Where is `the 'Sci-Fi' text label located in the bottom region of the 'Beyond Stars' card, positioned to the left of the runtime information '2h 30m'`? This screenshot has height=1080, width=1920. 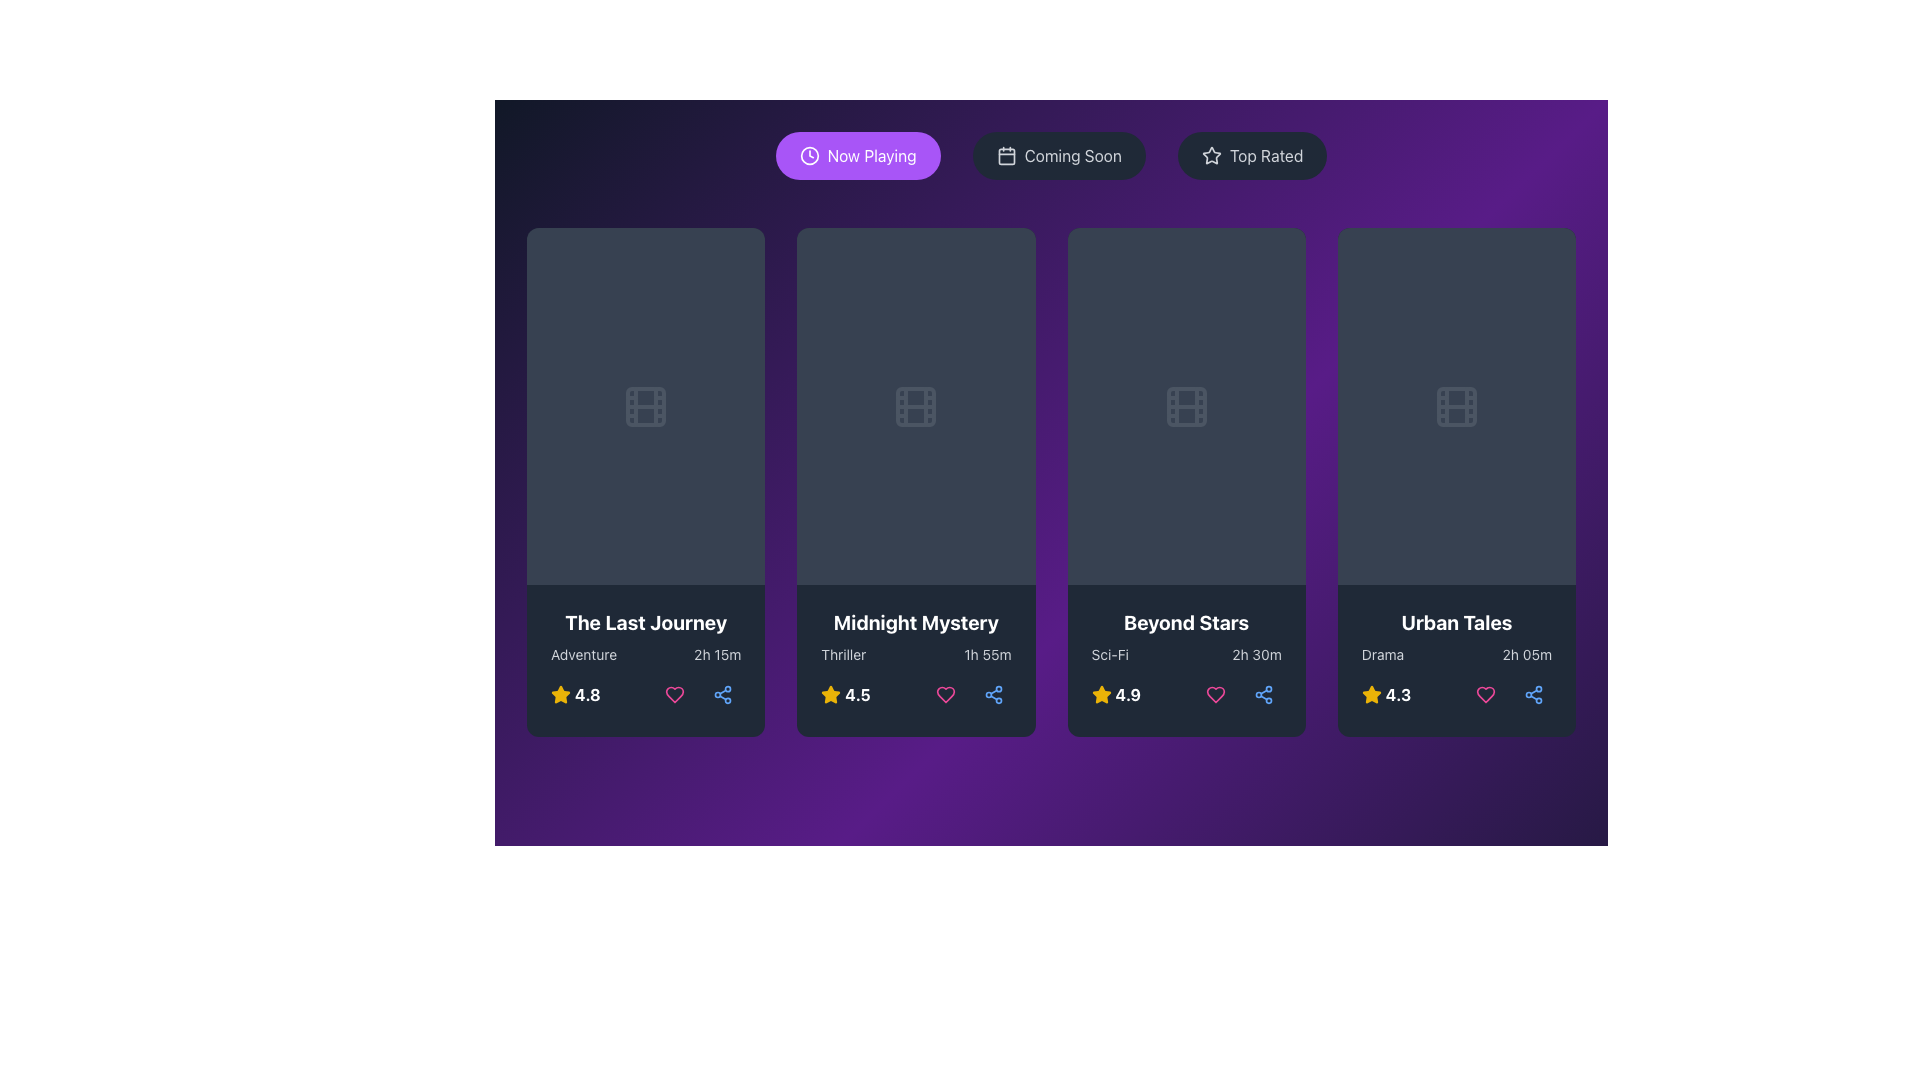 the 'Sci-Fi' text label located in the bottom region of the 'Beyond Stars' card, positioned to the left of the runtime information '2h 30m' is located at coordinates (1109, 655).